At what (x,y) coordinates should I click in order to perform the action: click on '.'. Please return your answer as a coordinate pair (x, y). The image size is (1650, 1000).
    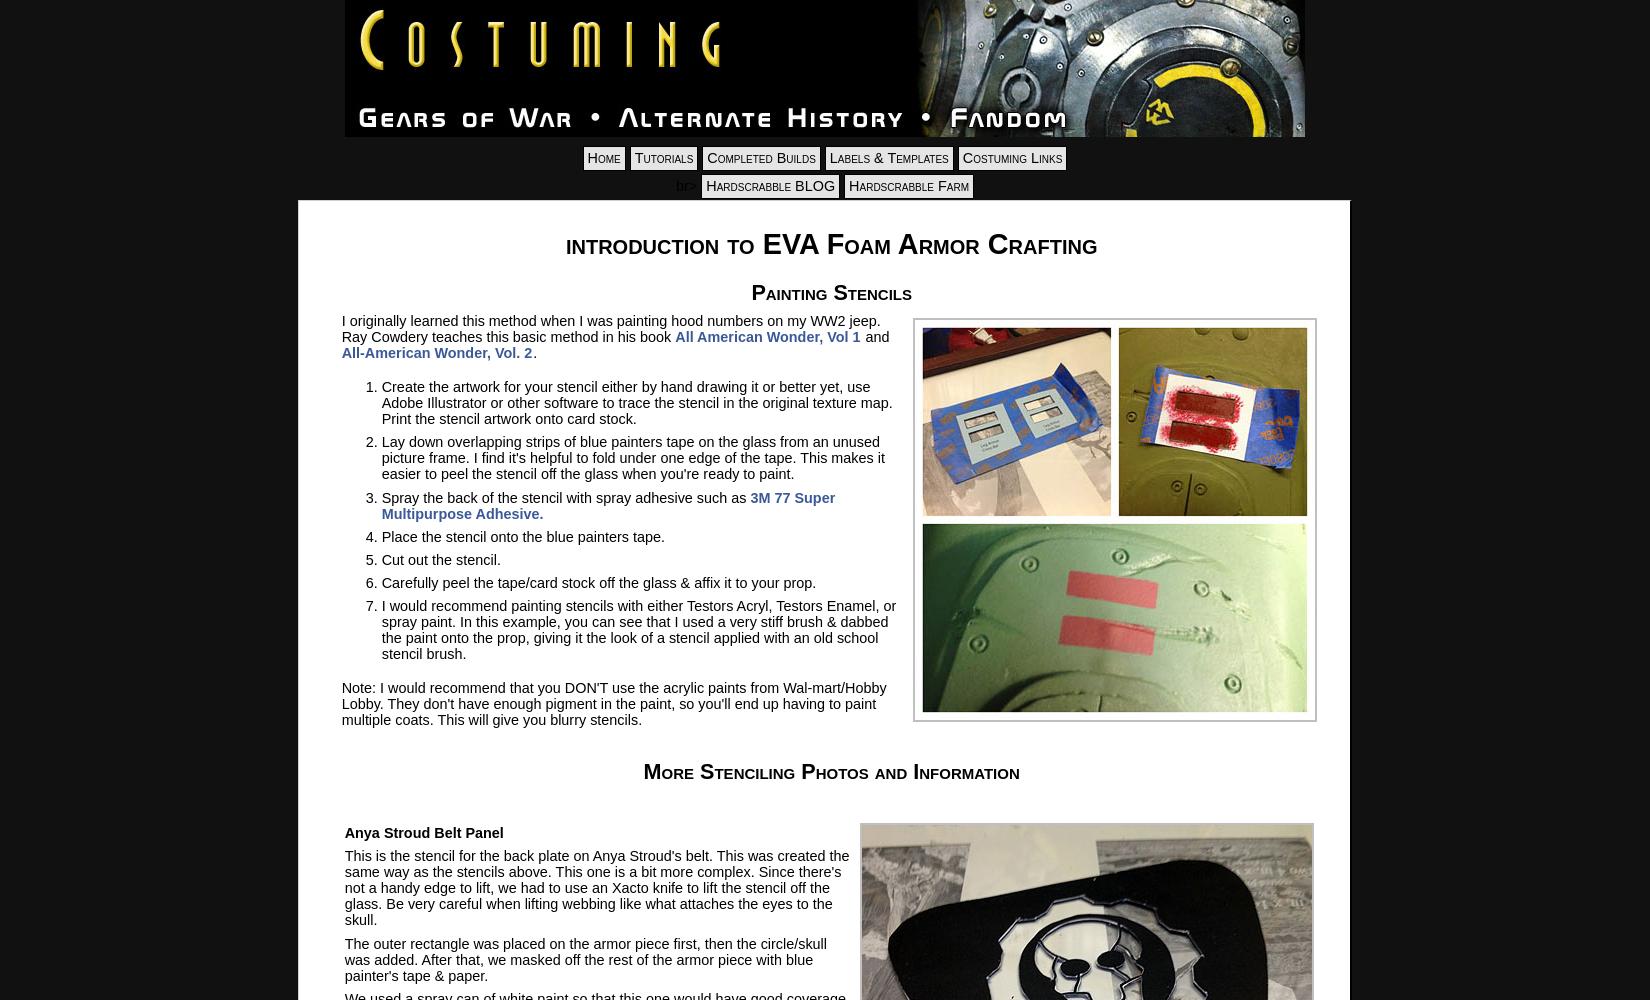
    Looking at the image, I should click on (533, 352).